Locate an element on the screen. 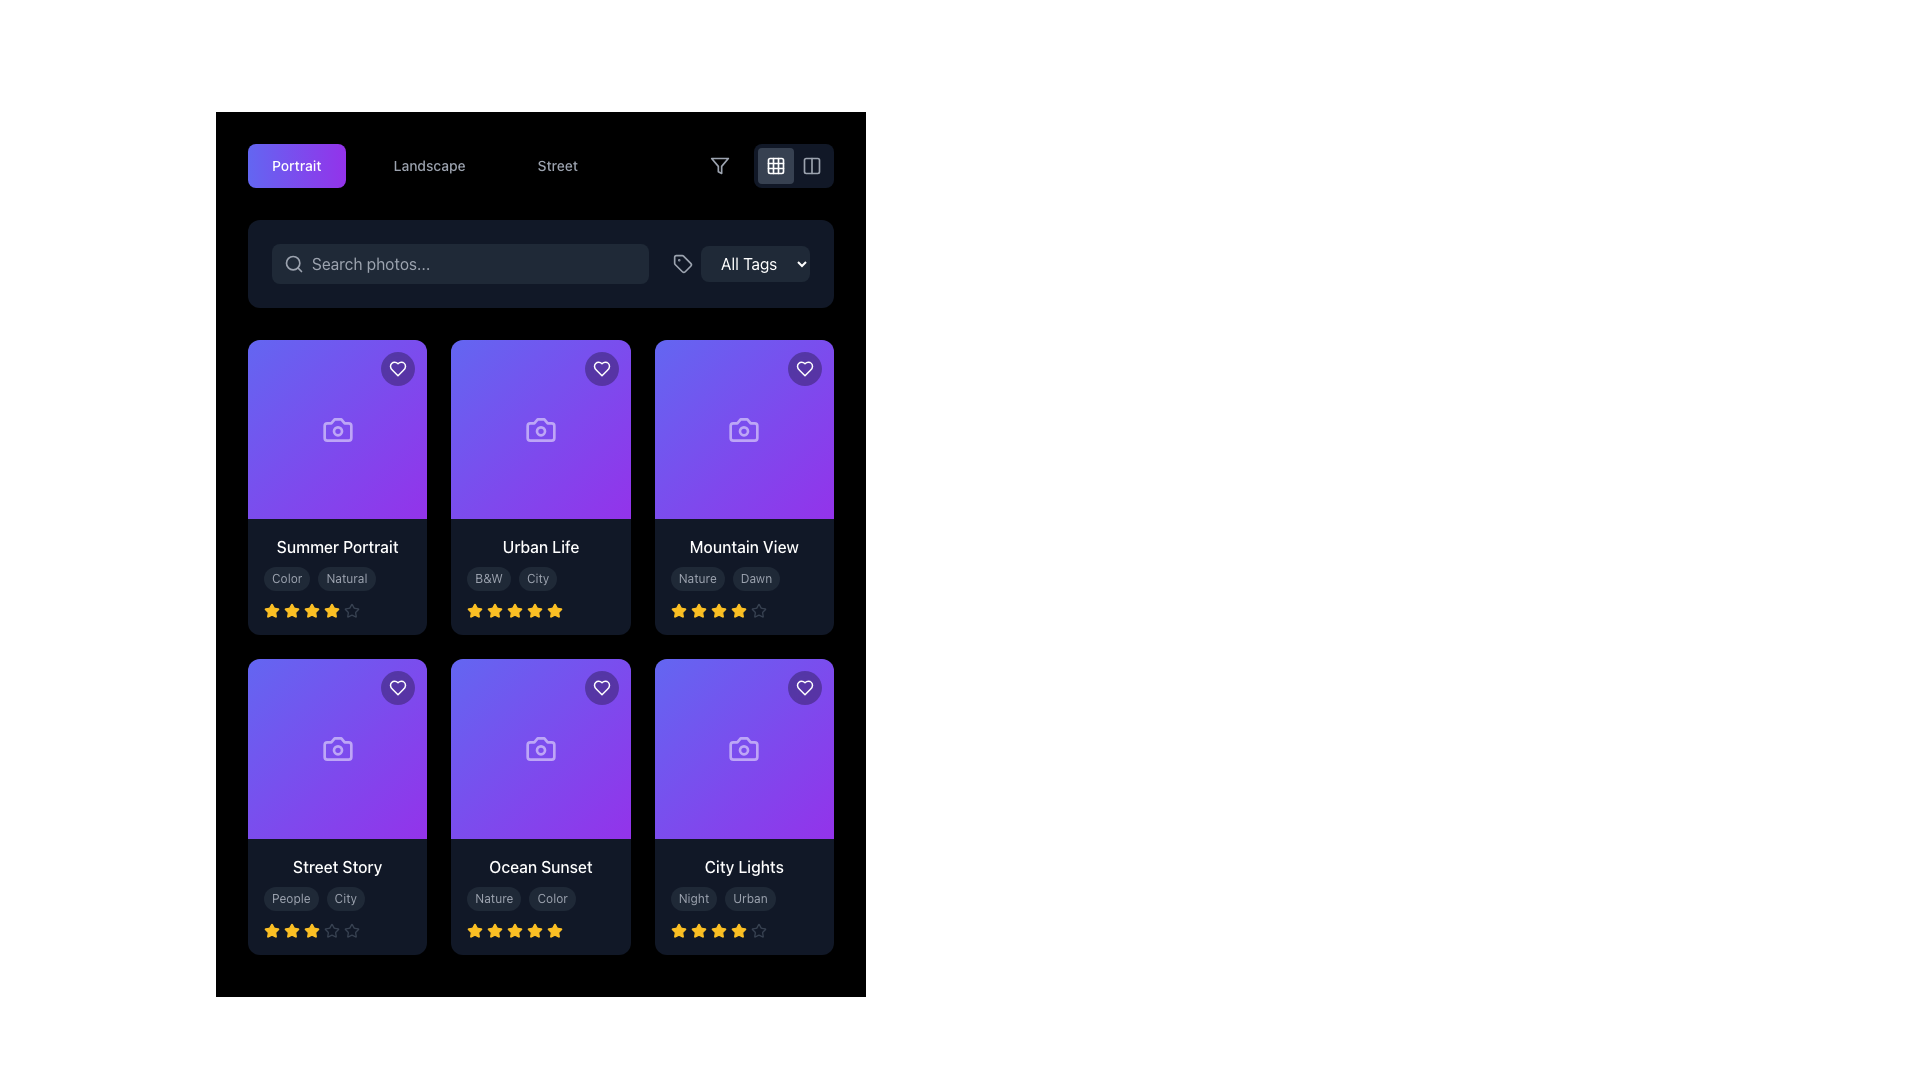  the fifth amber star icon in the rating system of the 'City Lights' card is located at coordinates (737, 930).